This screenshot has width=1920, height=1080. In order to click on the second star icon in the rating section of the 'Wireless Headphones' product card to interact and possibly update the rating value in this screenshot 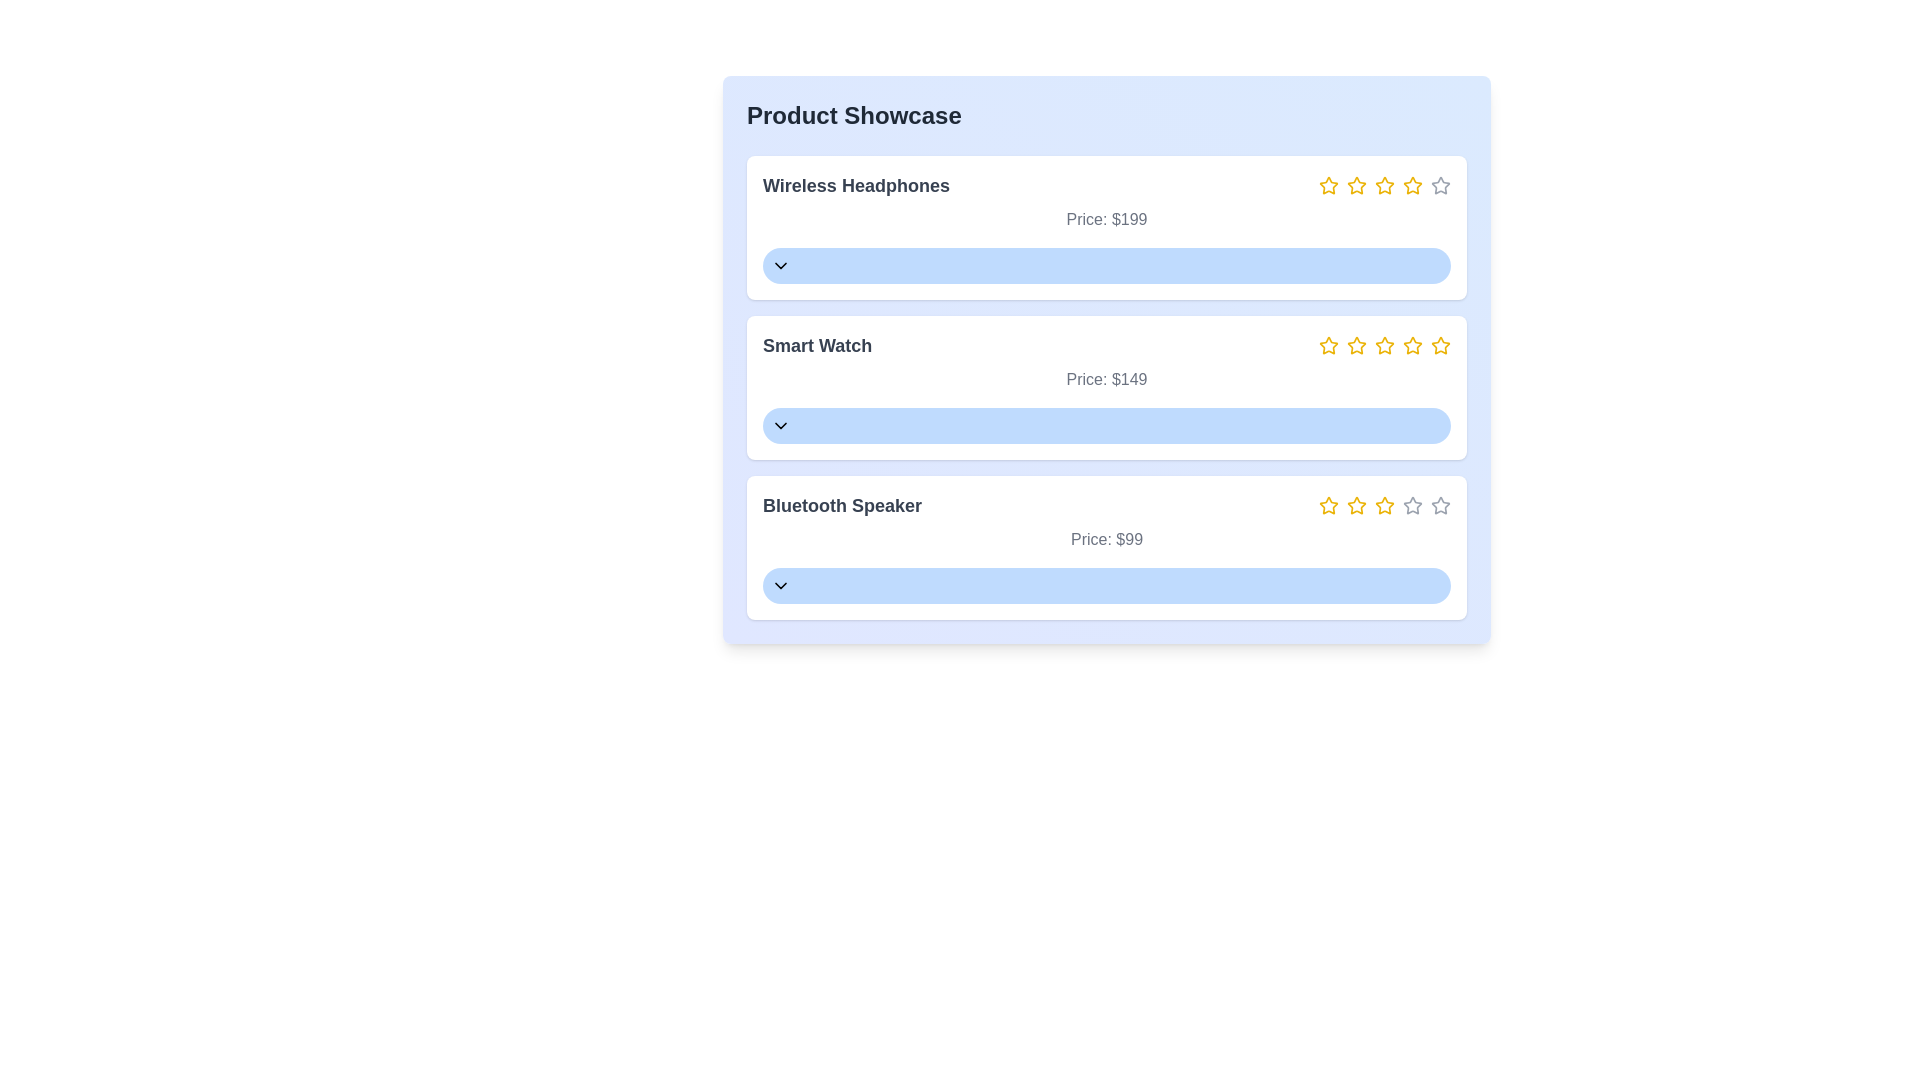, I will do `click(1357, 185)`.